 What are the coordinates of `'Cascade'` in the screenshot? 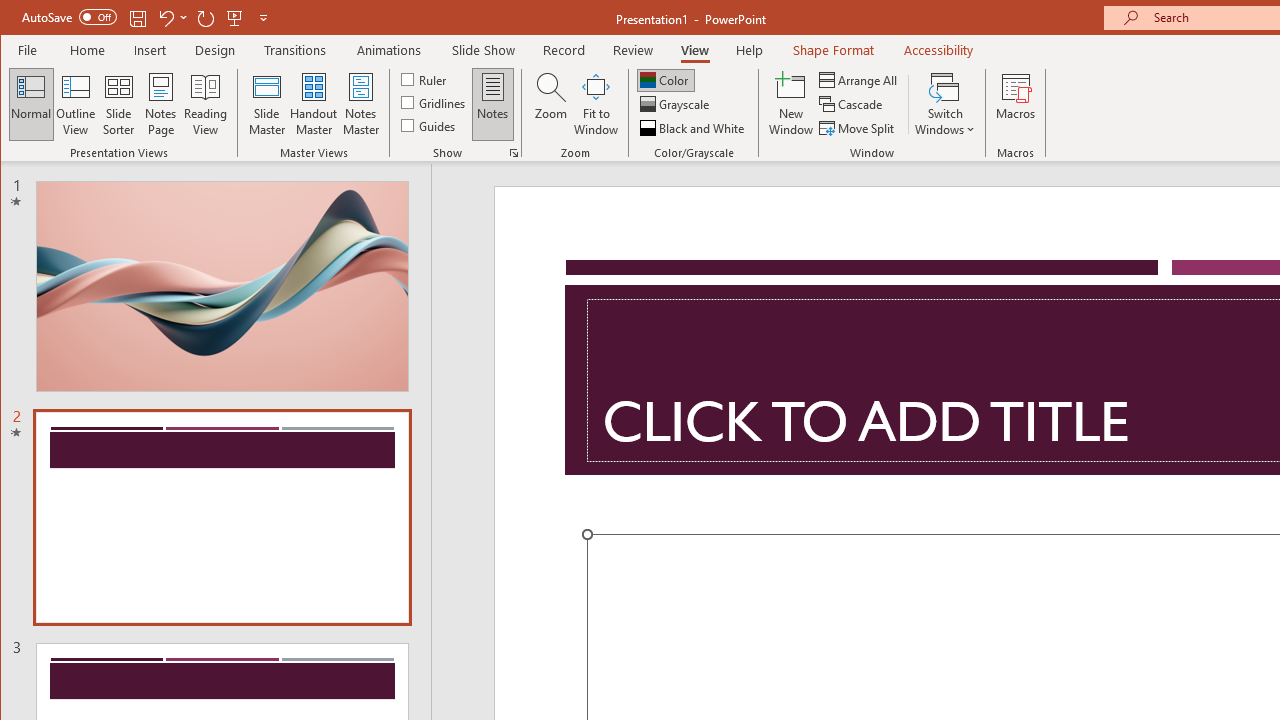 It's located at (853, 104).